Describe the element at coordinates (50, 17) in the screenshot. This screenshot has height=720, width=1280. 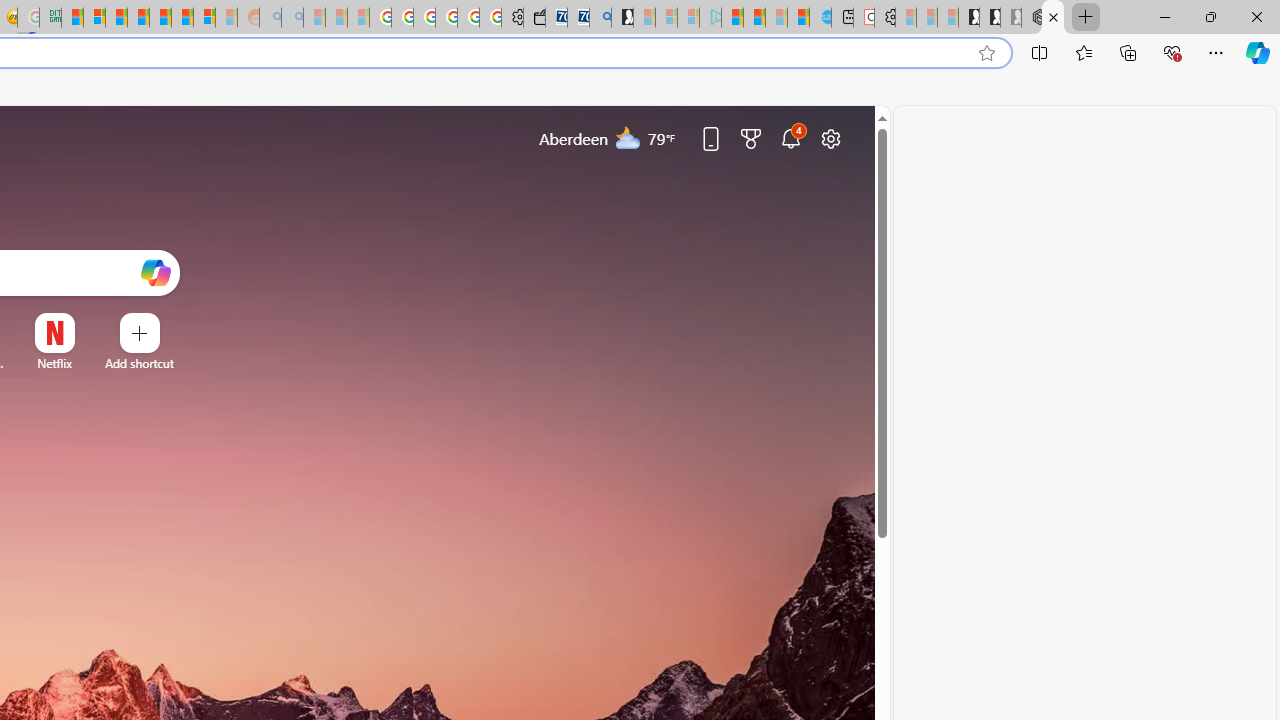
I see `'DITOGAMES AG Imprint'` at that location.